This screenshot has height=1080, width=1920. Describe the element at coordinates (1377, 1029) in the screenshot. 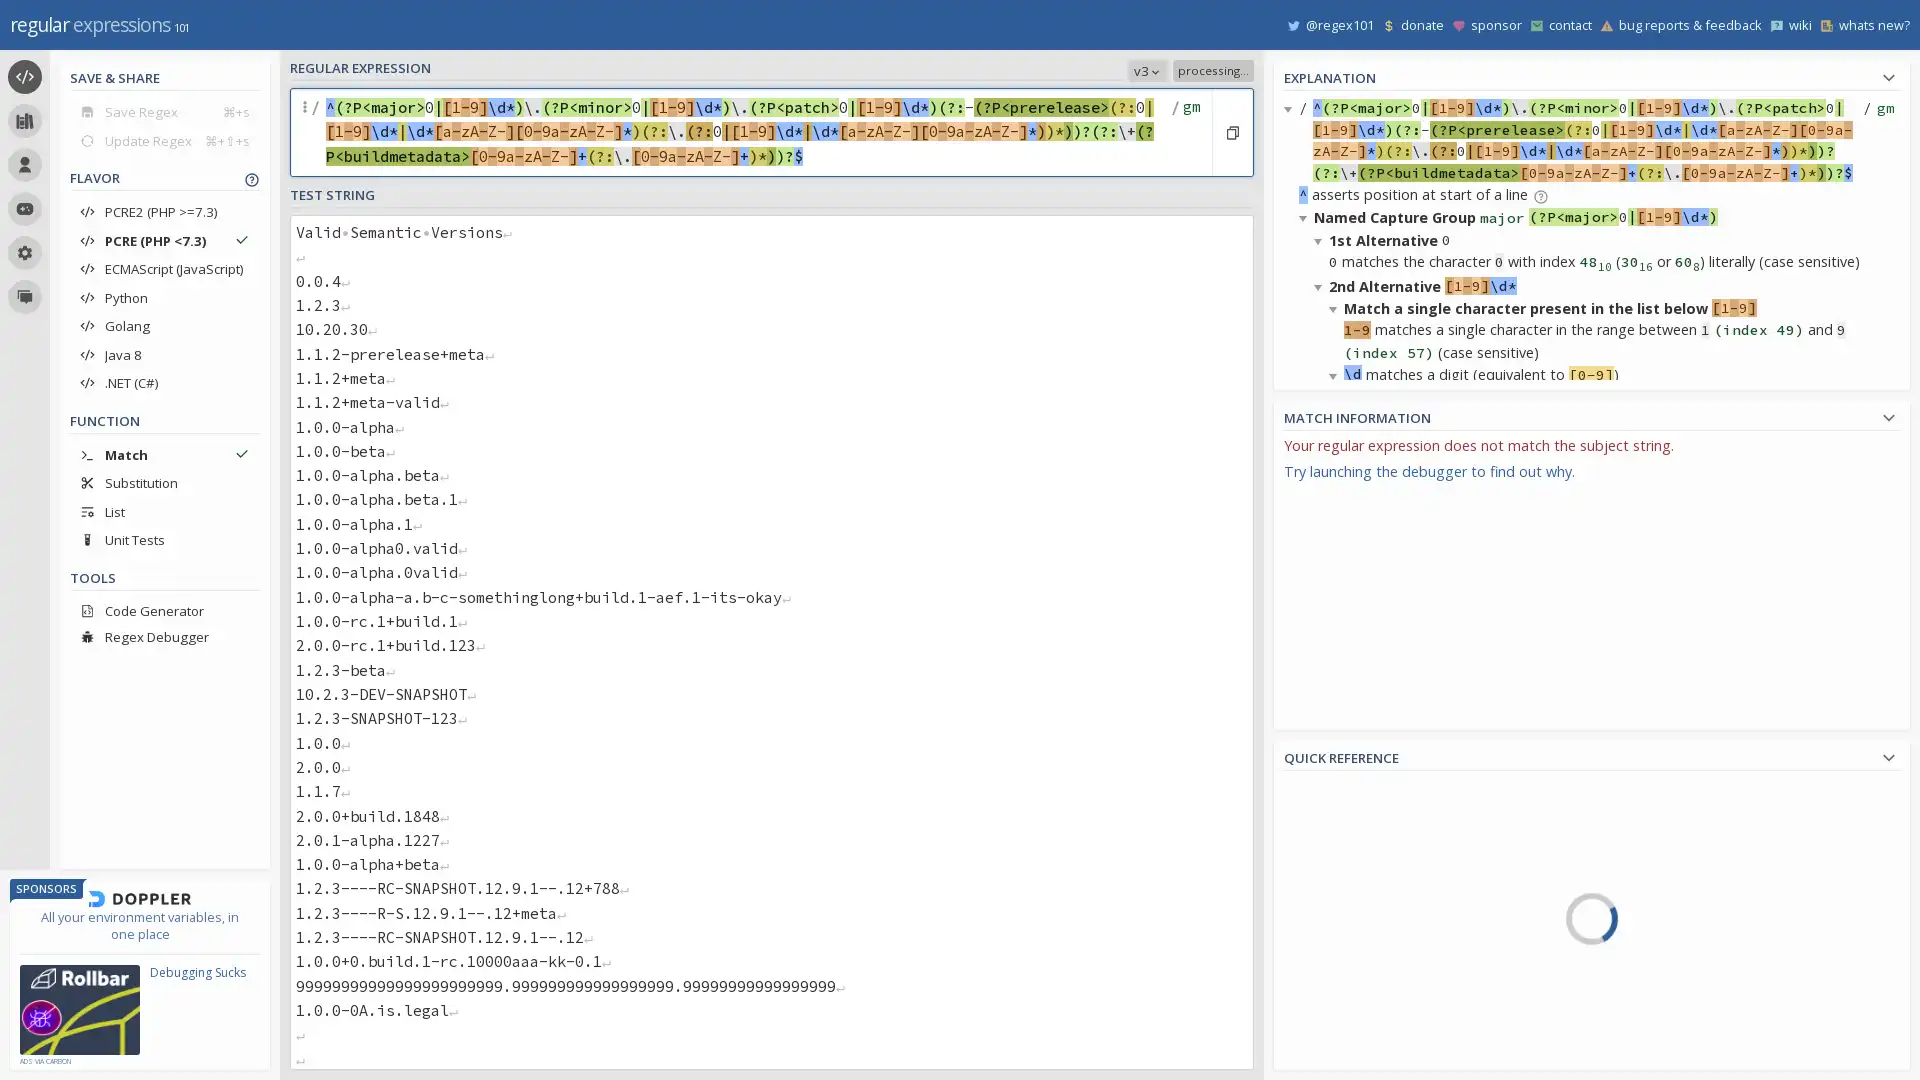

I see `Character Classes` at that location.